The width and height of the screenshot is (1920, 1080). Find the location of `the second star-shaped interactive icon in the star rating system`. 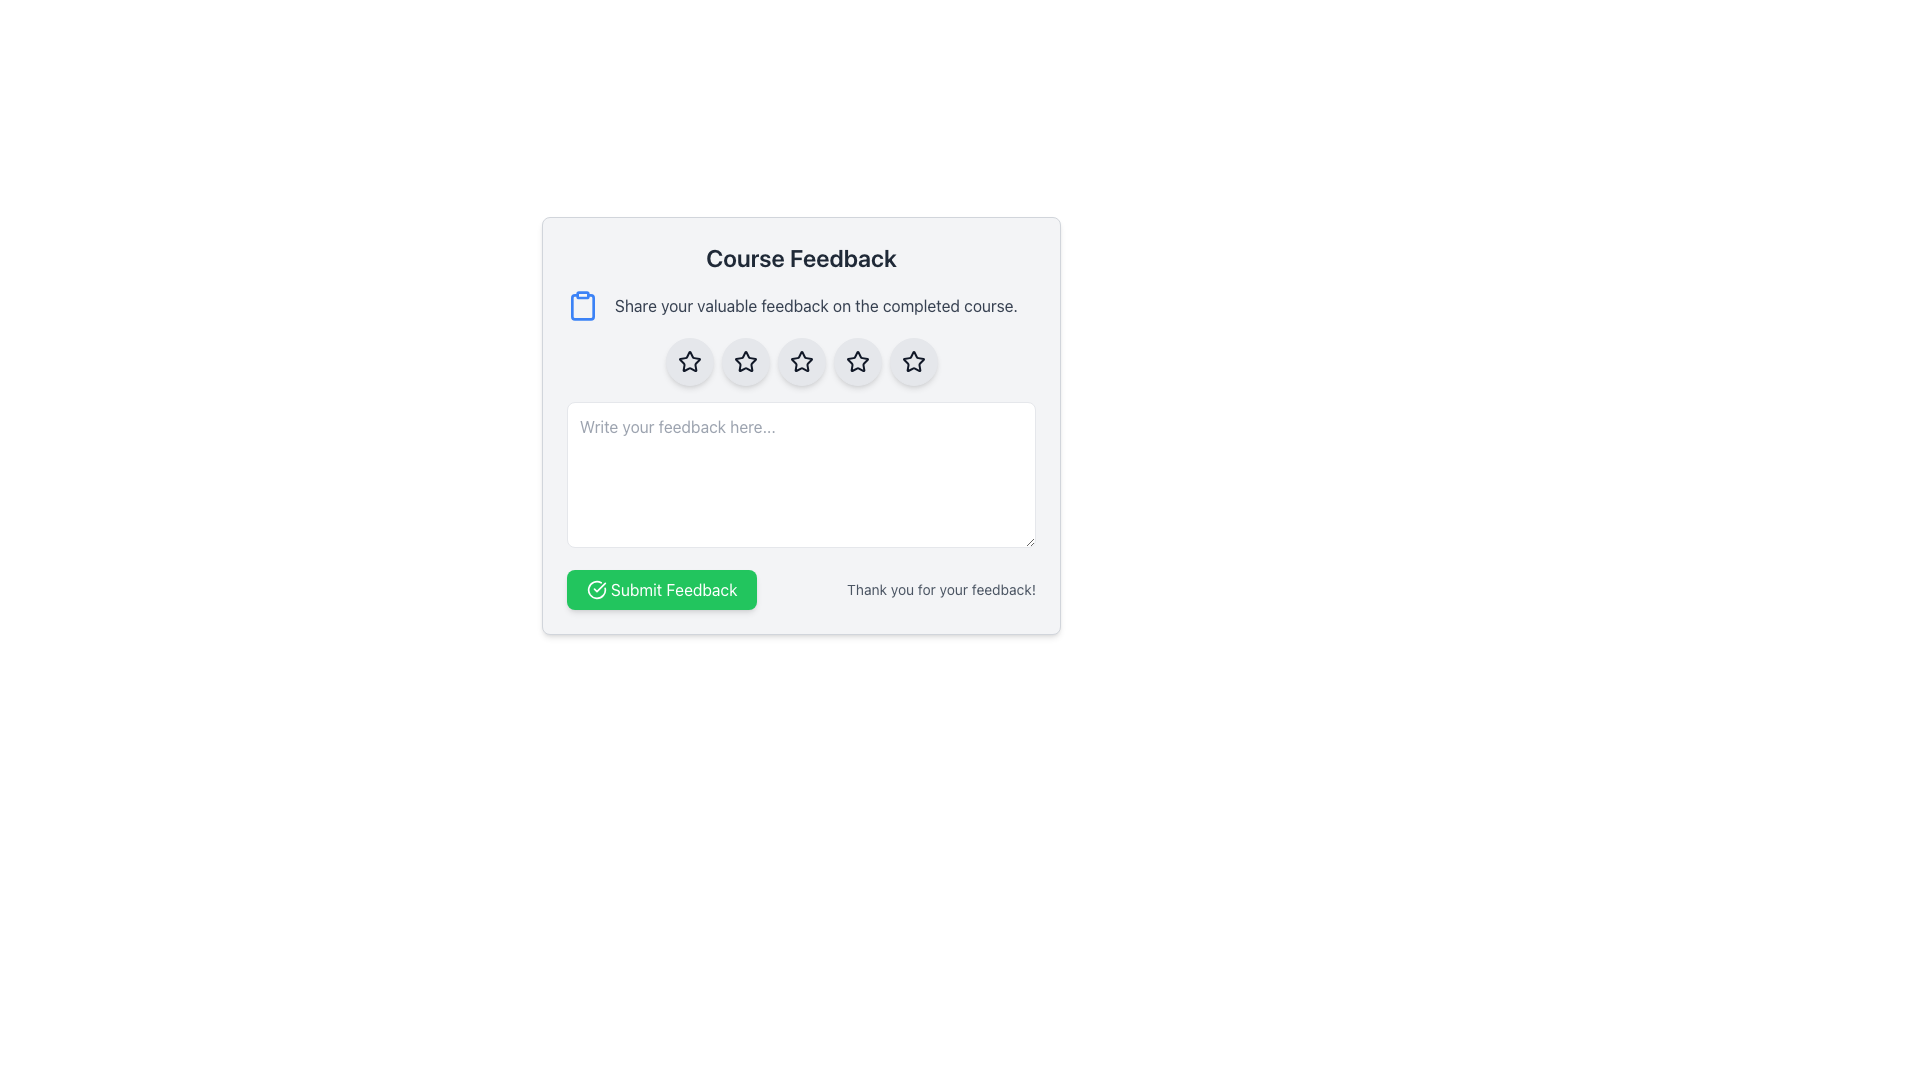

the second star-shaped interactive icon in the star rating system is located at coordinates (689, 362).